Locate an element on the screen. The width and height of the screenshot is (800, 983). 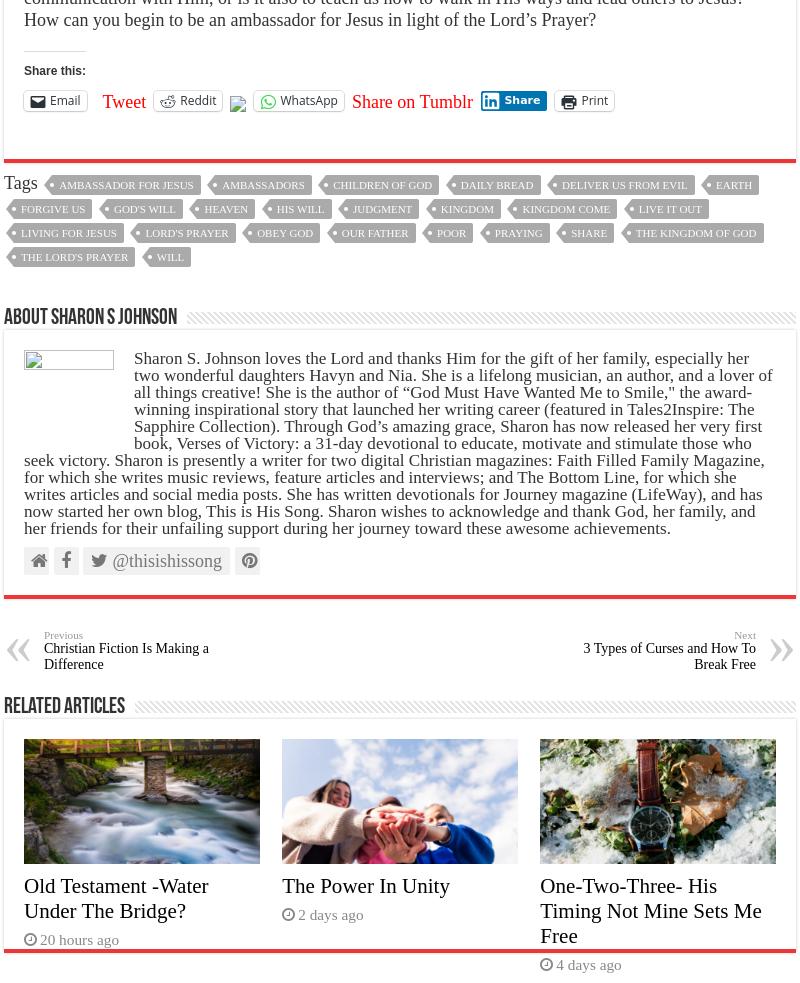
'forgive us' is located at coordinates (52, 208).